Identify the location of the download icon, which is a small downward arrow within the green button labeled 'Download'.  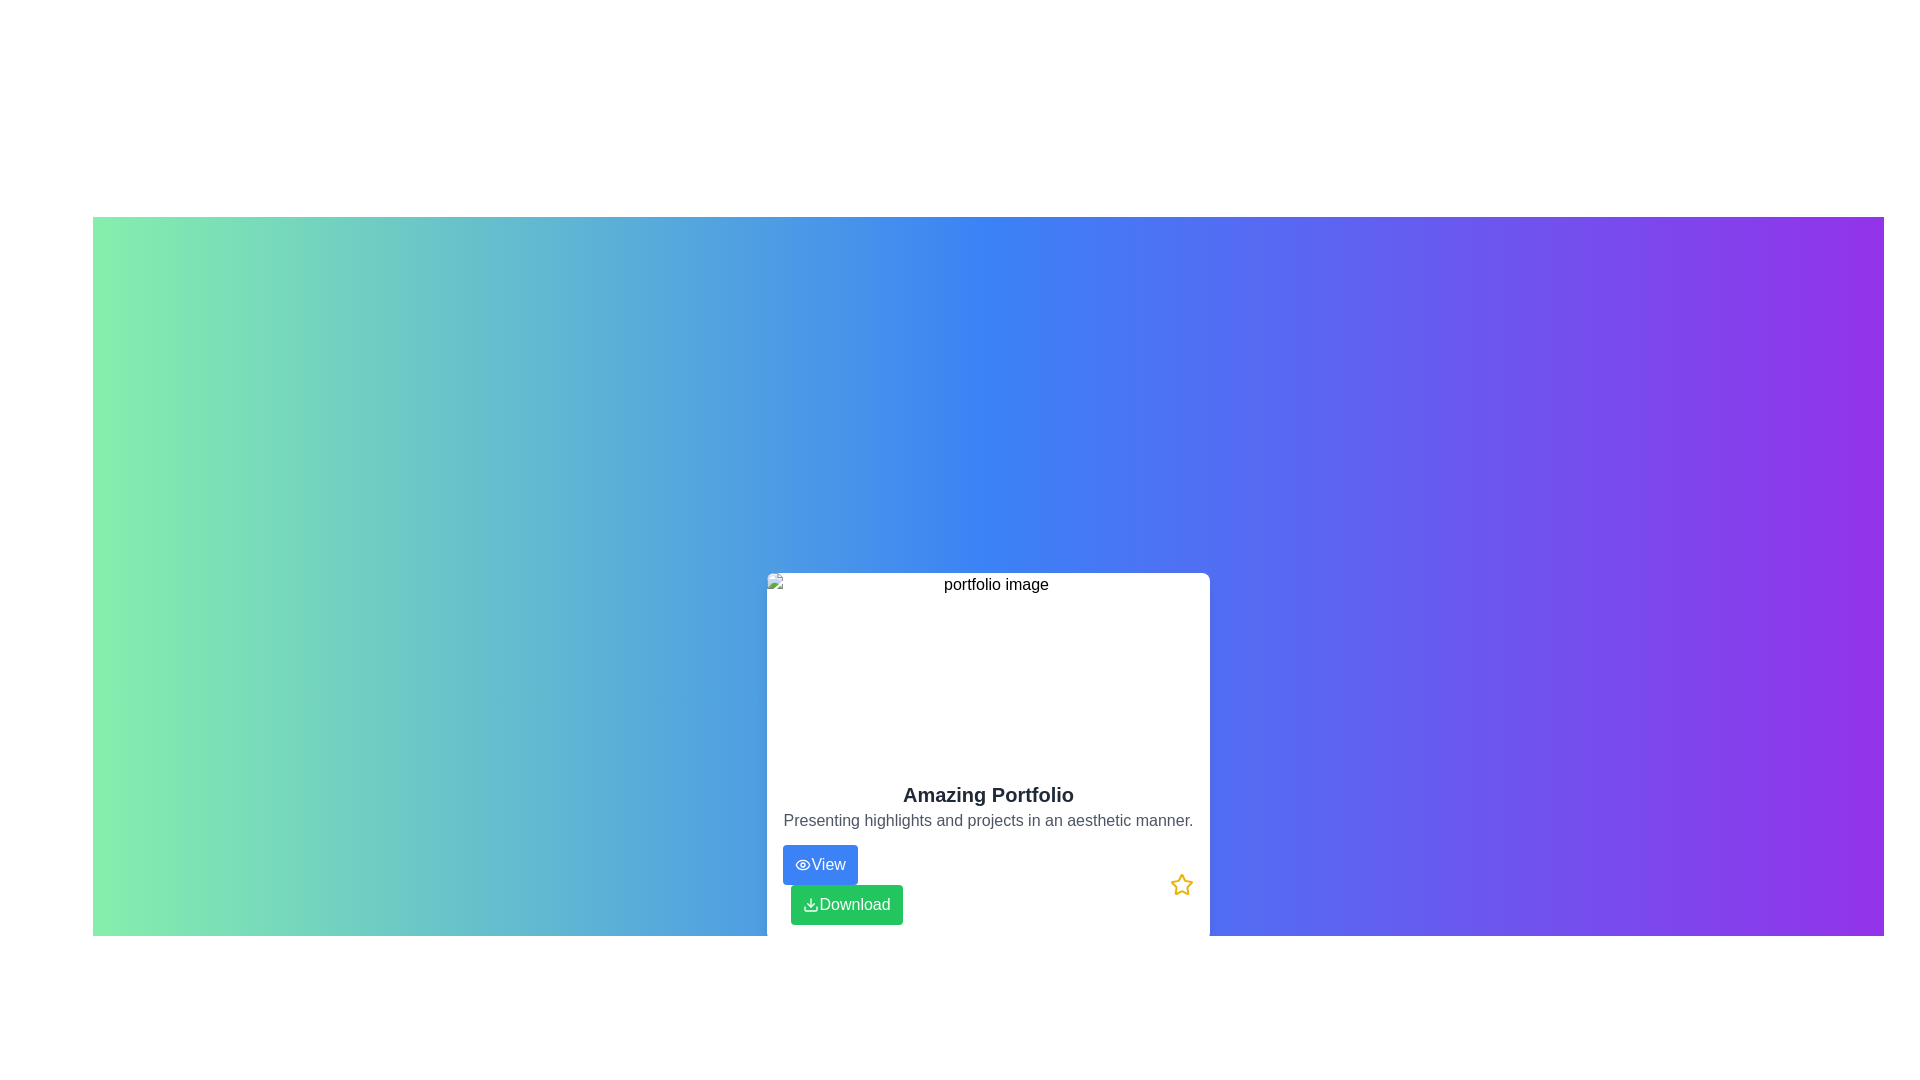
(811, 905).